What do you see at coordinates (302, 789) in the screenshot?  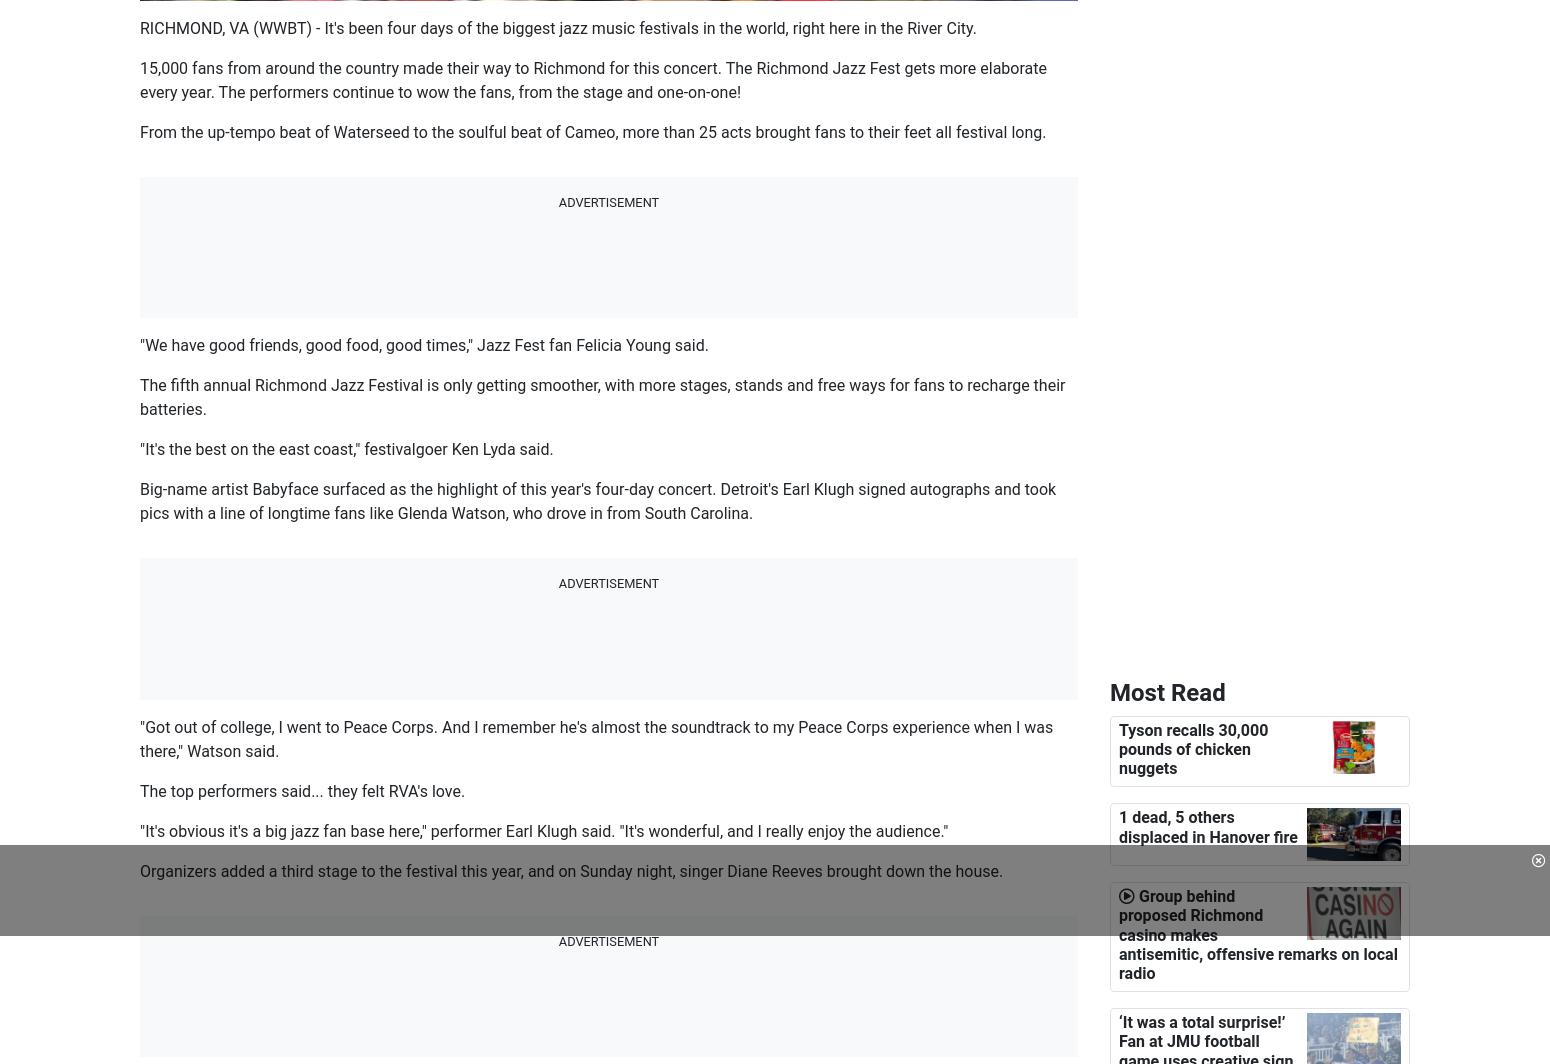 I see `'The top performers said... they felt RVA's love.'` at bounding box center [302, 789].